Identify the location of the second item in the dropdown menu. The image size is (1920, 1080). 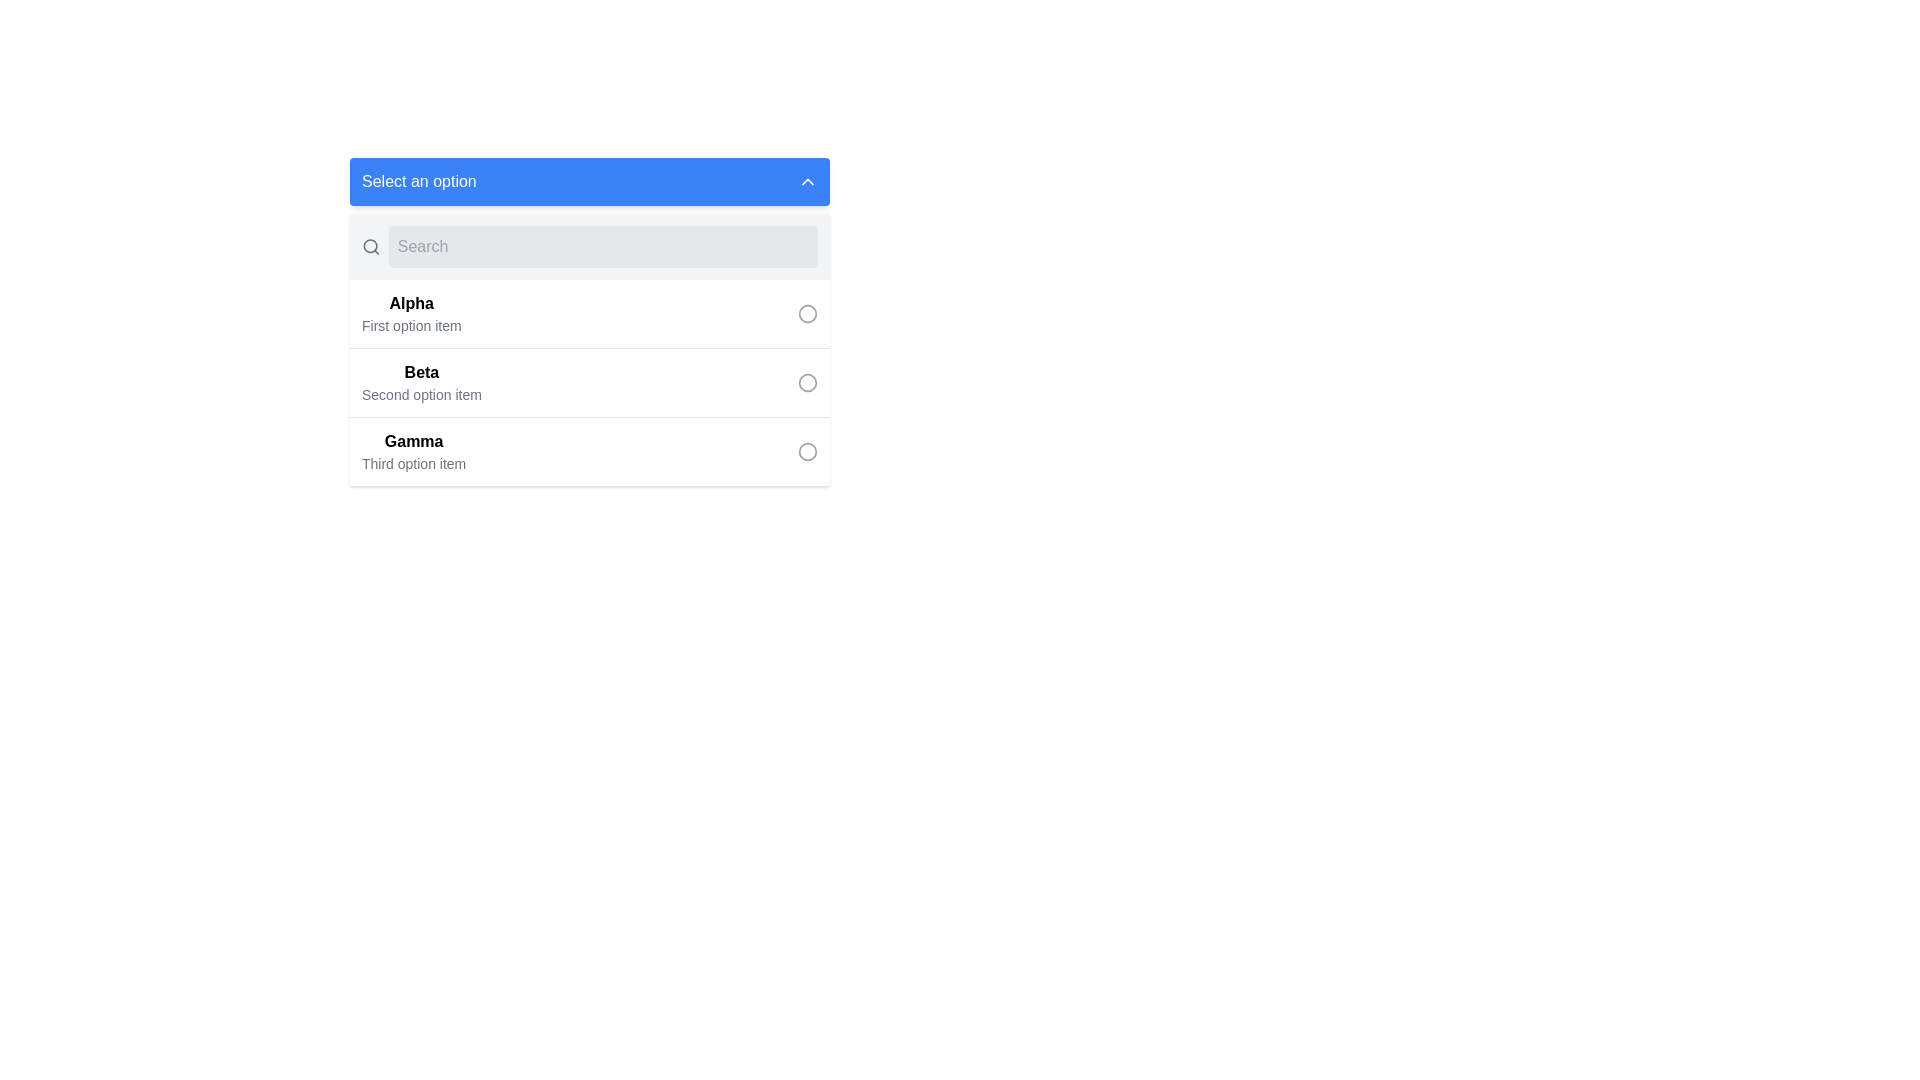
(421, 382).